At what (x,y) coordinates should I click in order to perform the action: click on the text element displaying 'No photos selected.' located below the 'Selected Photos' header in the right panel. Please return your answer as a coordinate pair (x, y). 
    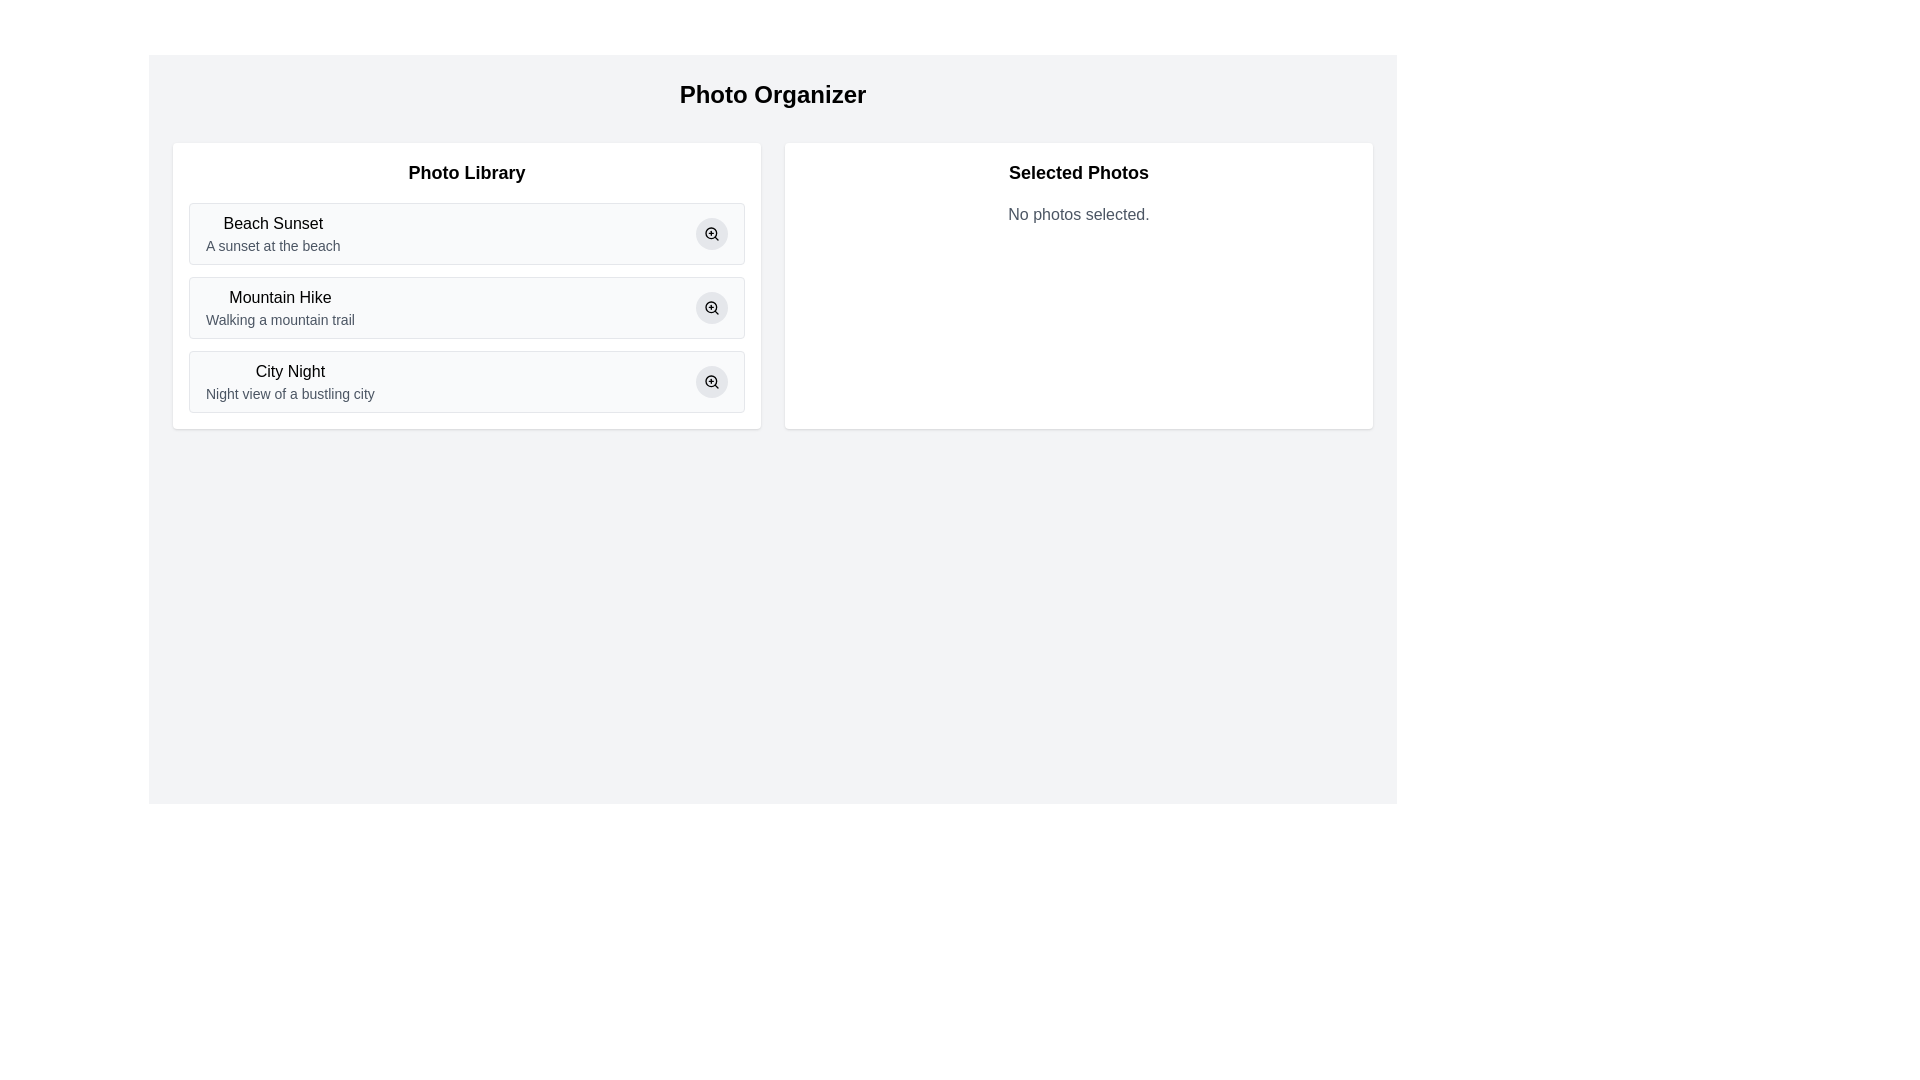
    Looking at the image, I should click on (1078, 215).